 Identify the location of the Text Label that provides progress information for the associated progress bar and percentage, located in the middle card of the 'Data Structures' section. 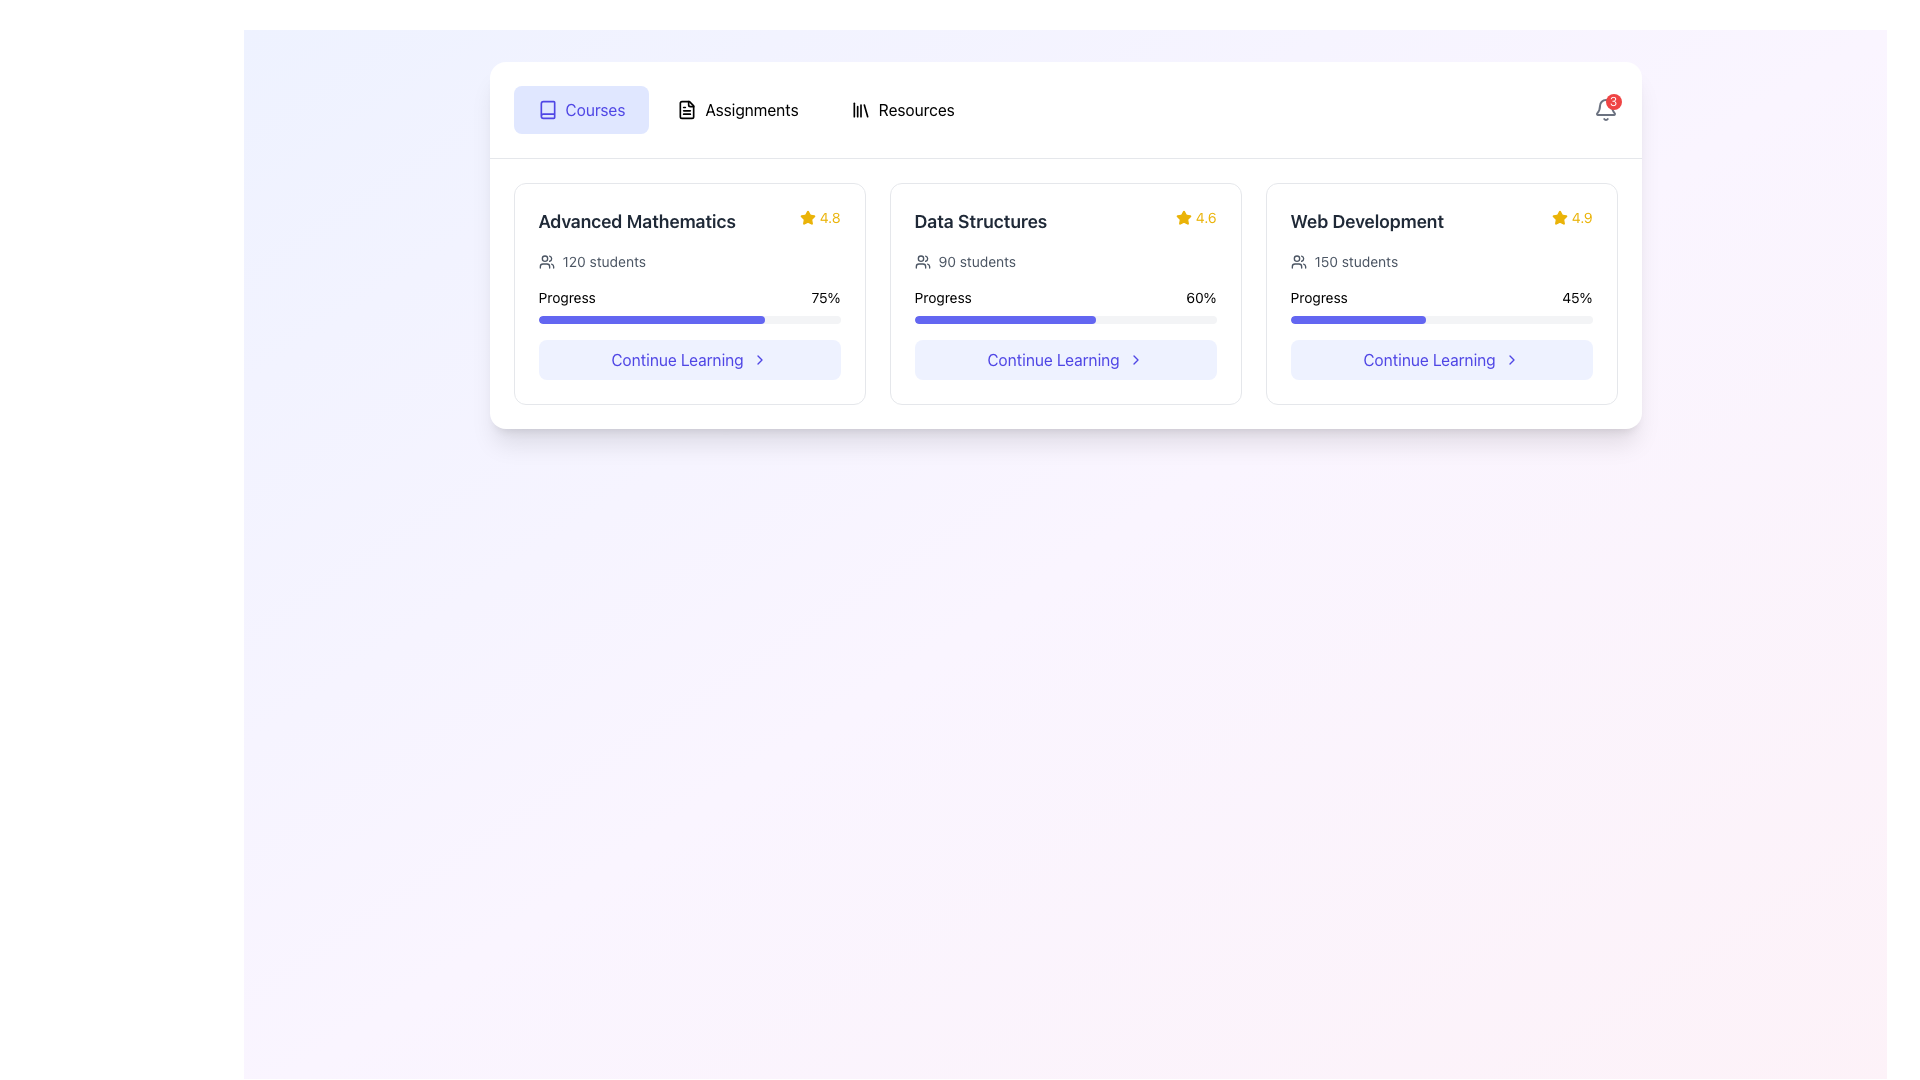
(942, 297).